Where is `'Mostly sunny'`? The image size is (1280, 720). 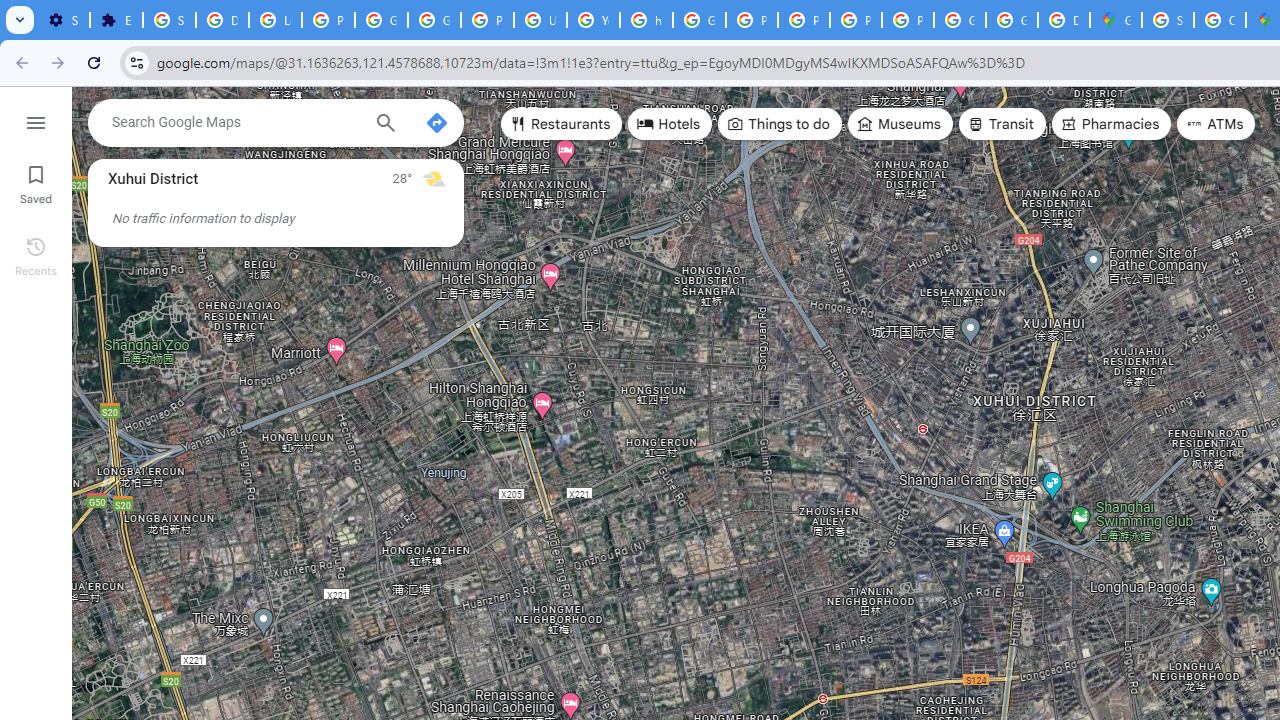
'Mostly sunny' is located at coordinates (432, 177).